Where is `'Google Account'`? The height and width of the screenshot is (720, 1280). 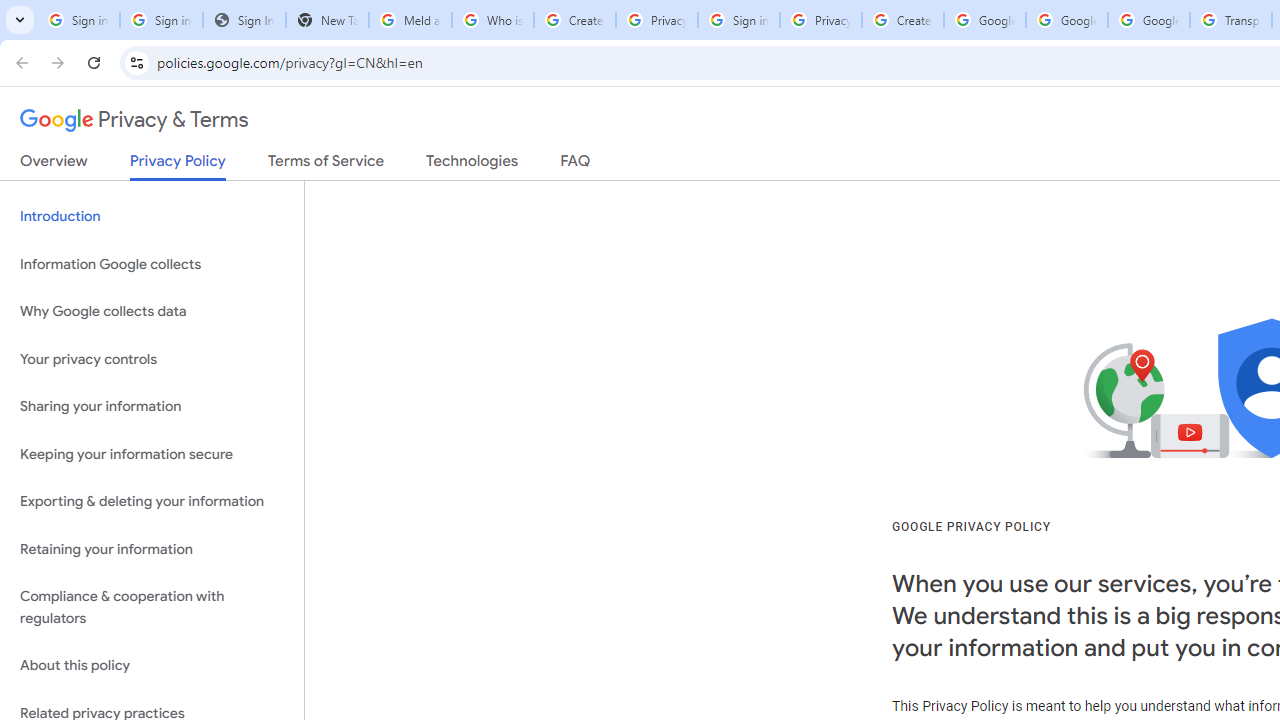 'Google Account' is located at coordinates (1149, 20).